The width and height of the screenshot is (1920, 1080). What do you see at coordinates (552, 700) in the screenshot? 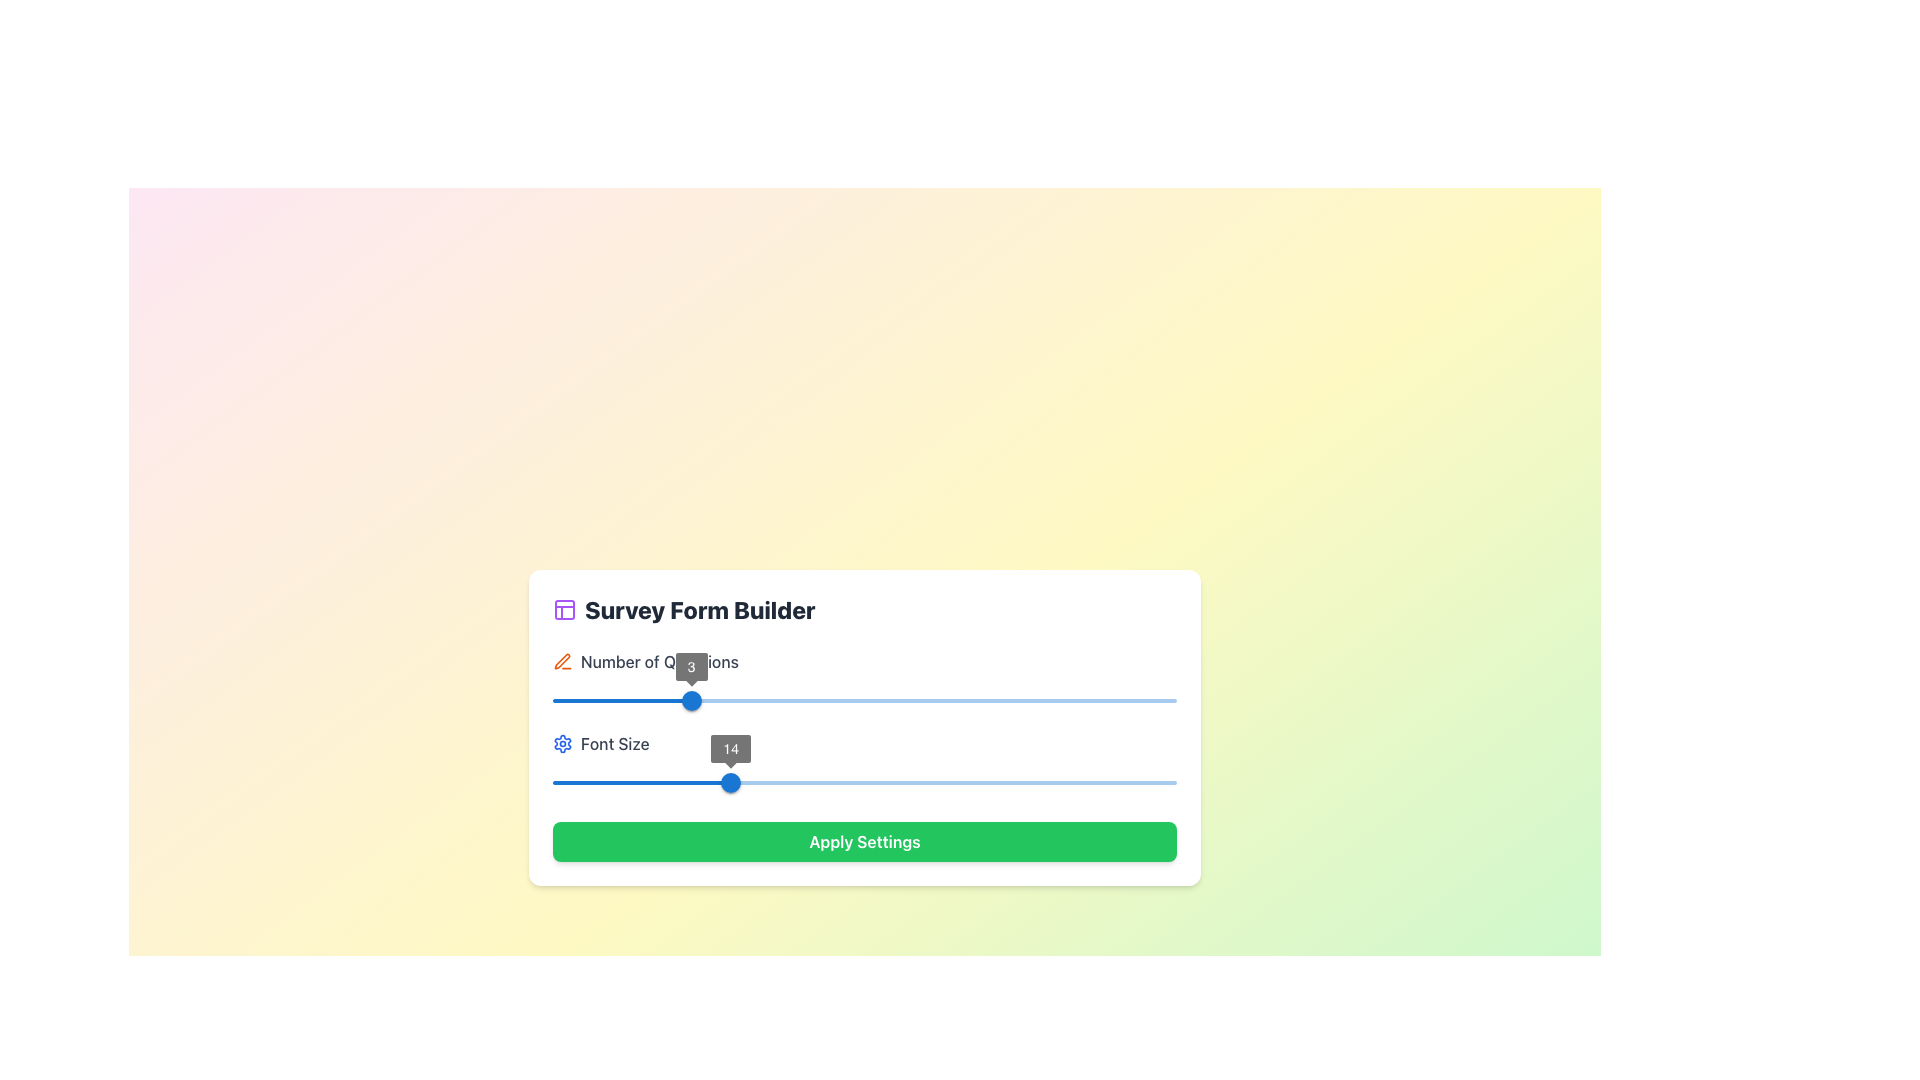
I see `the number of questions` at bounding box center [552, 700].